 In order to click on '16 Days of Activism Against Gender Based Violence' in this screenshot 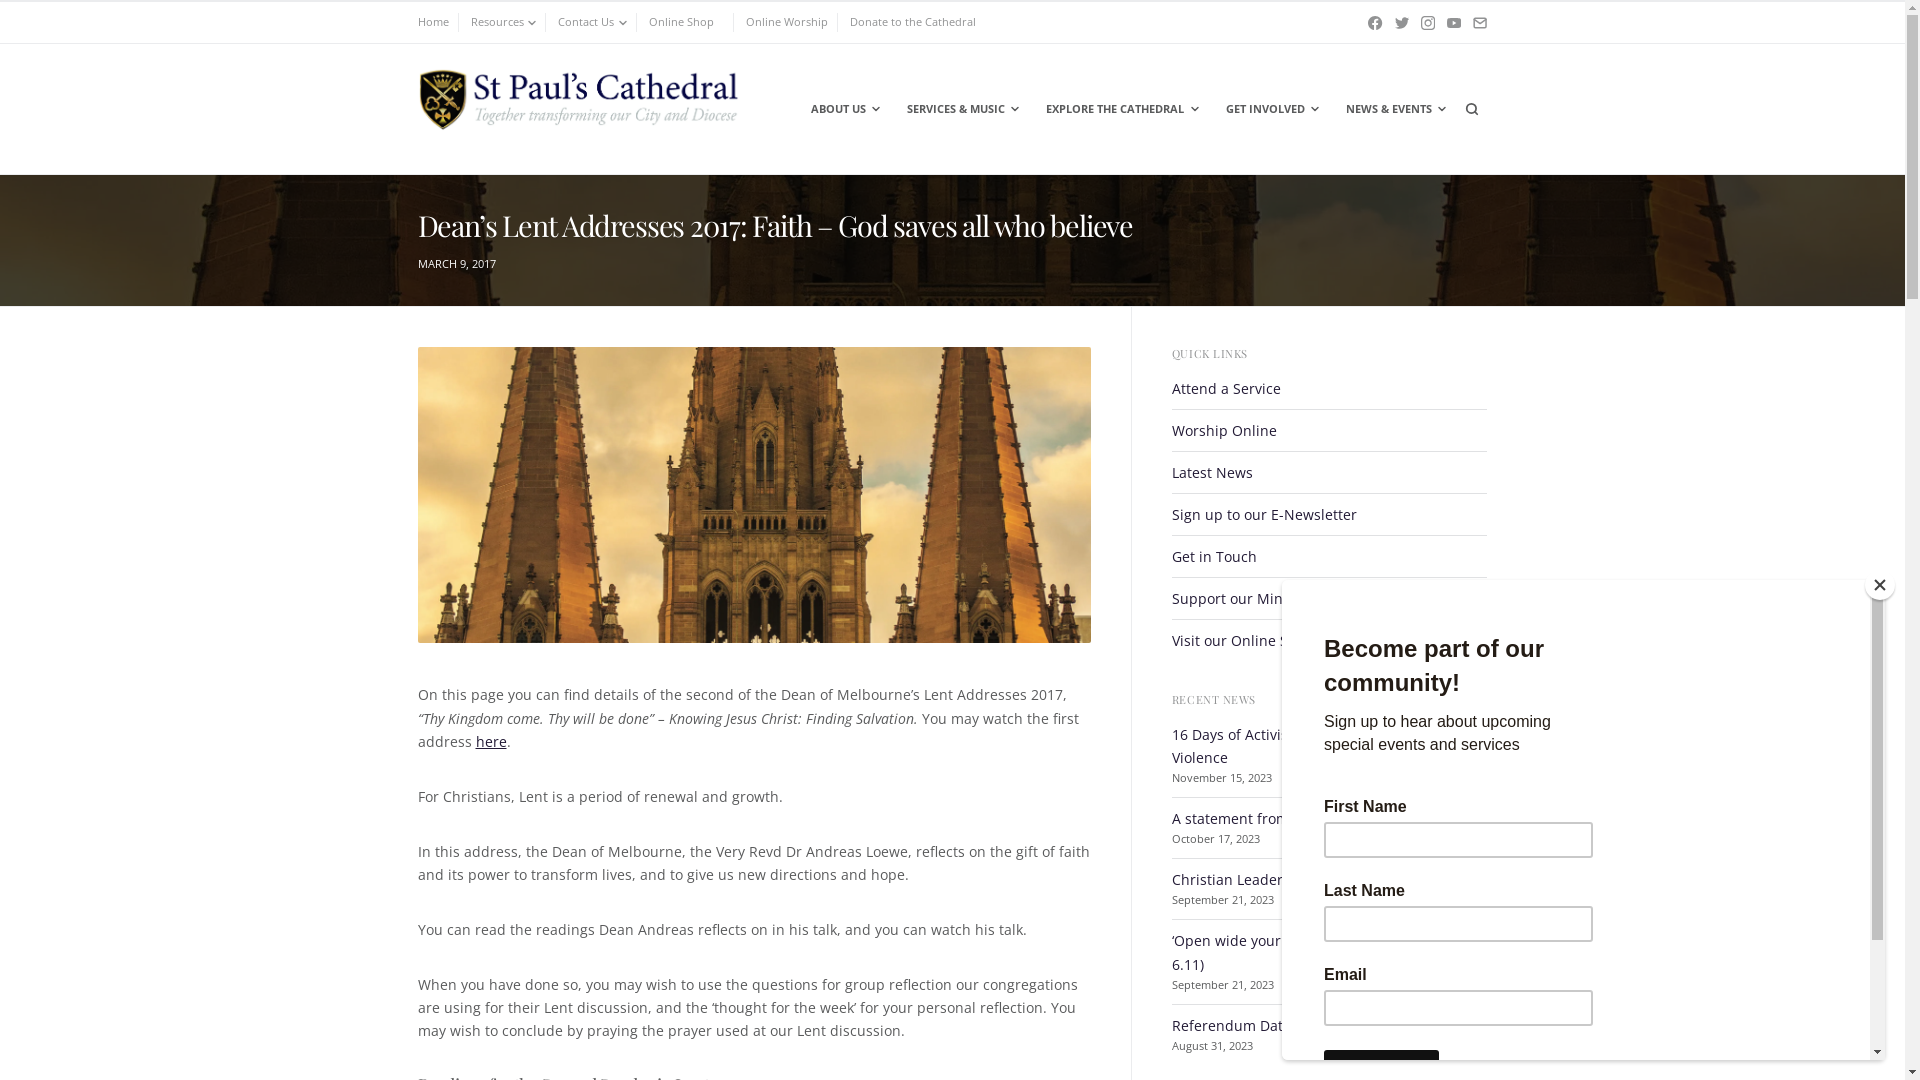, I will do `click(1313, 745)`.